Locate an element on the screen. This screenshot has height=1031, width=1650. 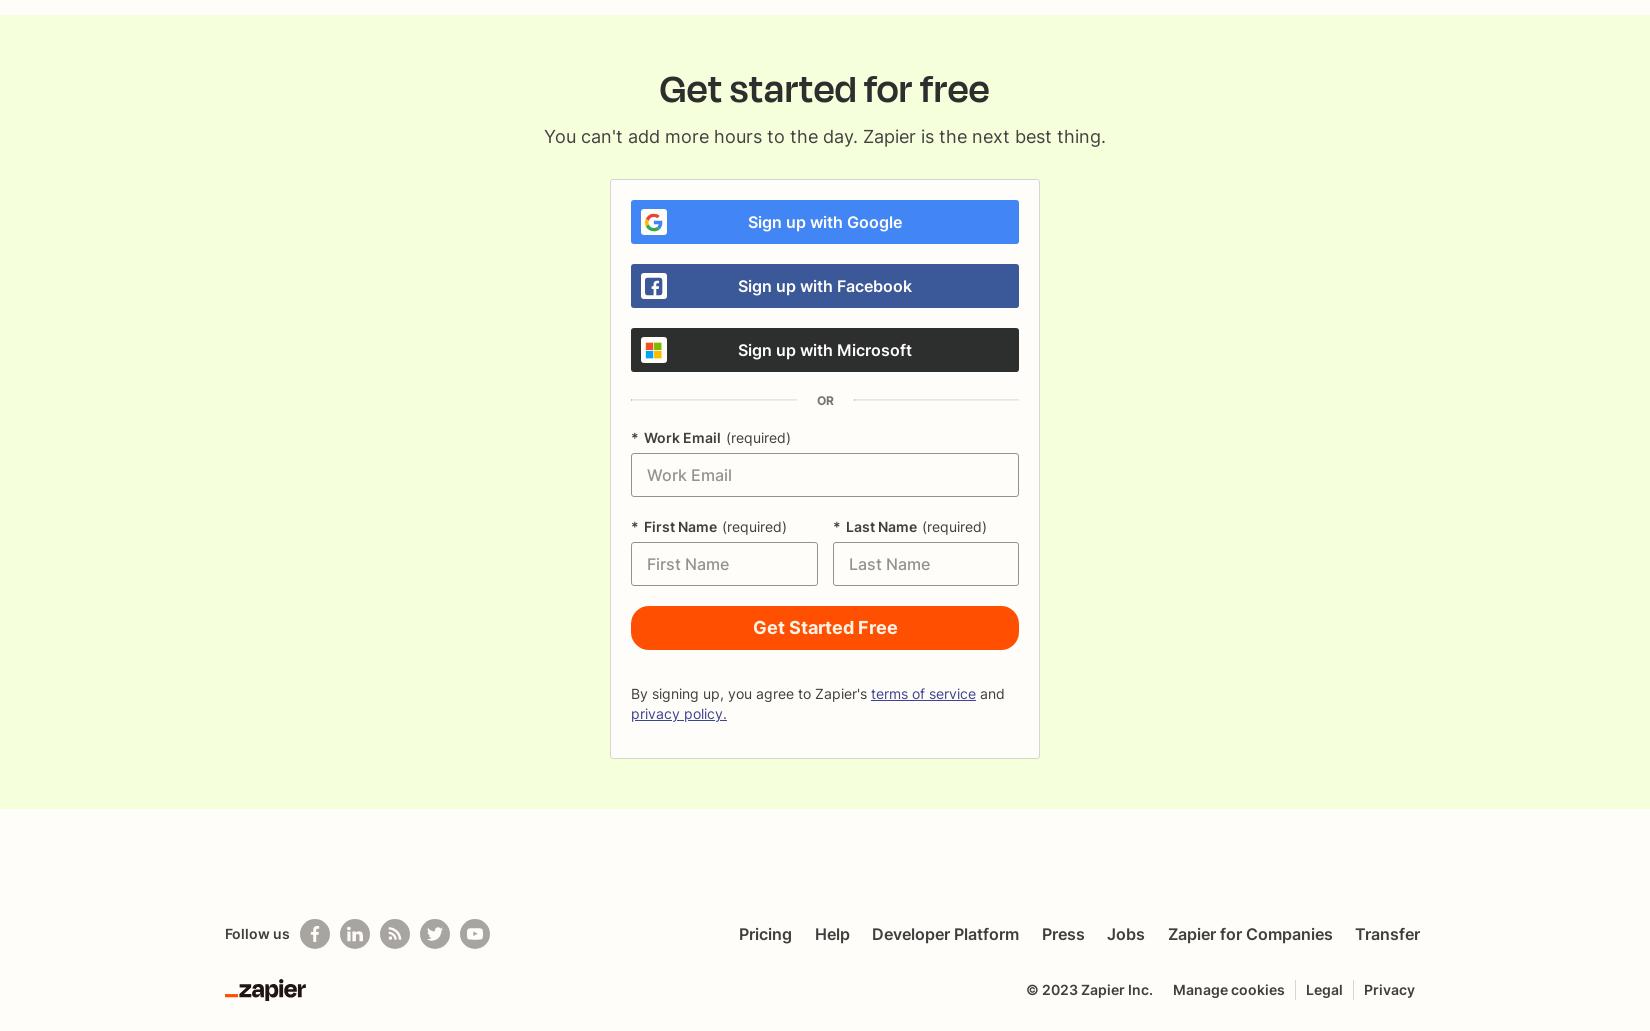
'terms of service' is located at coordinates (871, 693).